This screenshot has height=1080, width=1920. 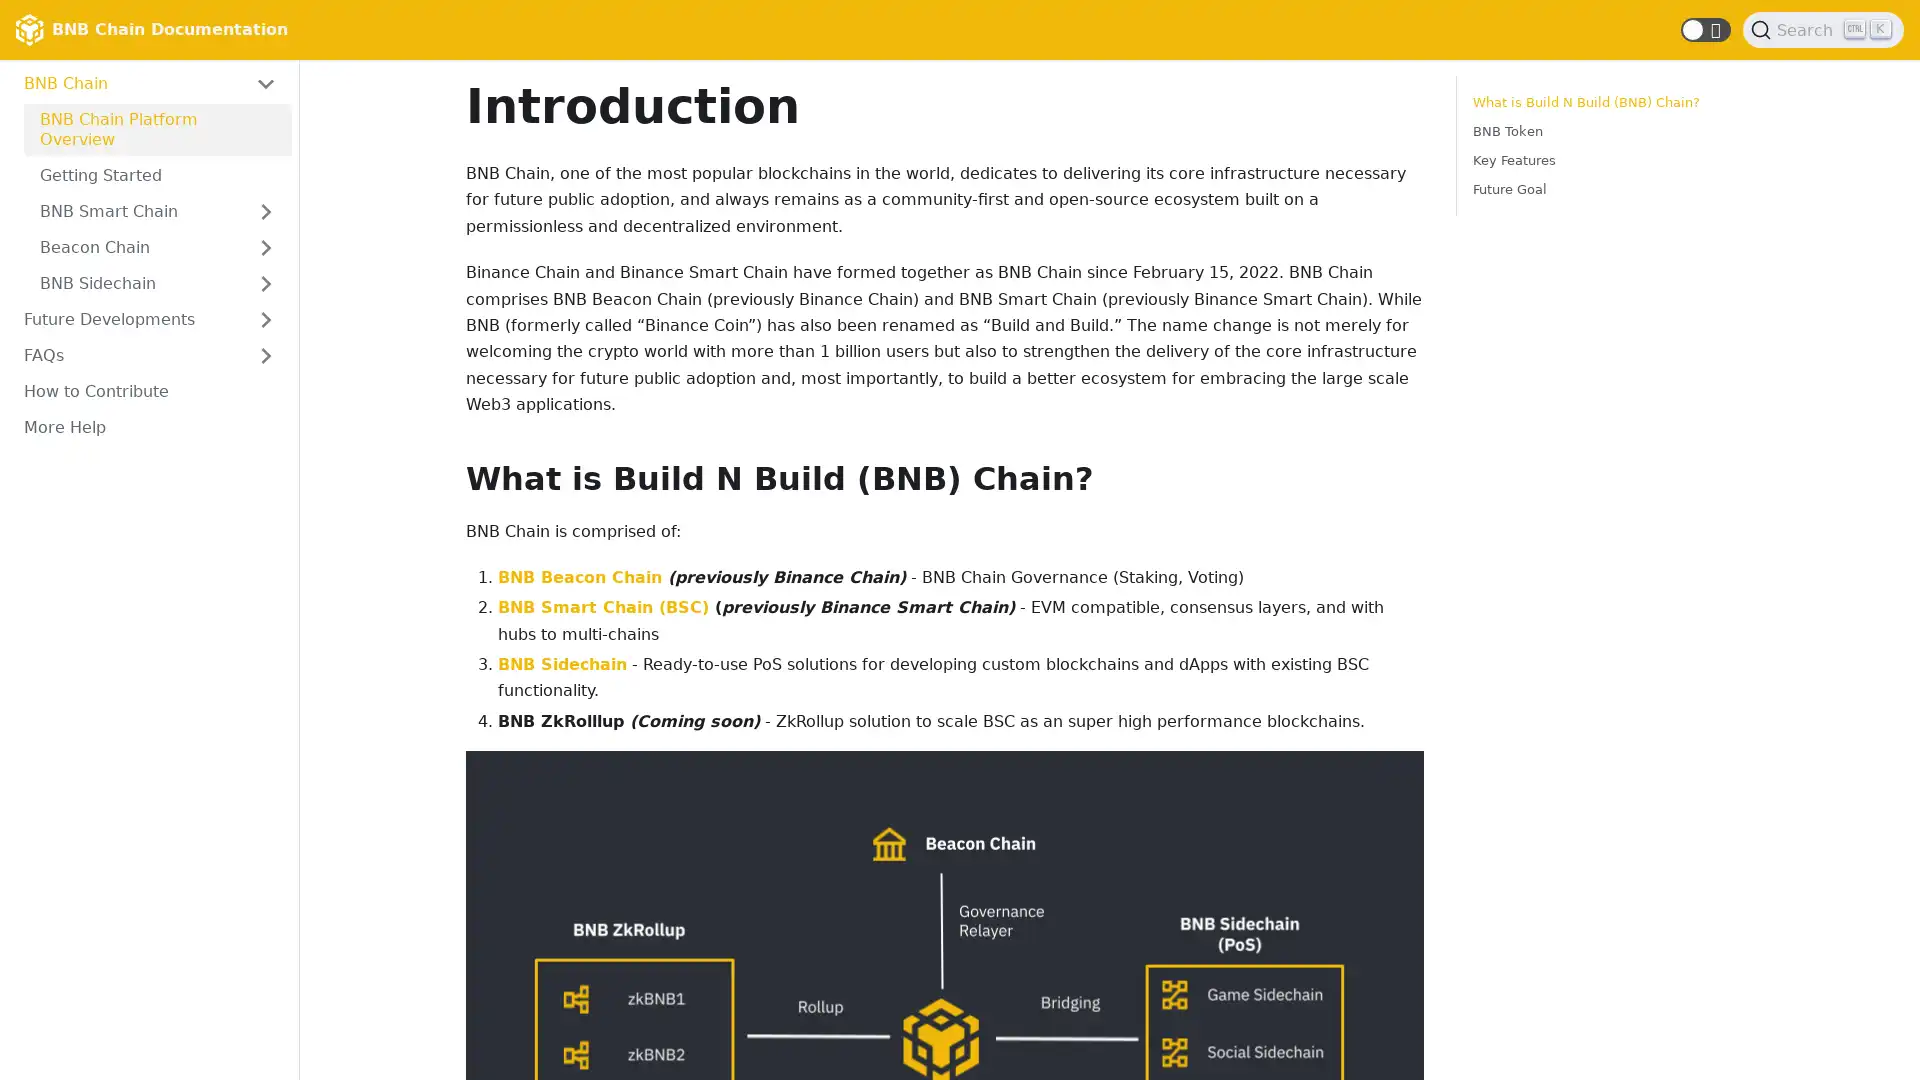 What do you see at coordinates (1823, 30) in the screenshot?
I see `Search` at bounding box center [1823, 30].